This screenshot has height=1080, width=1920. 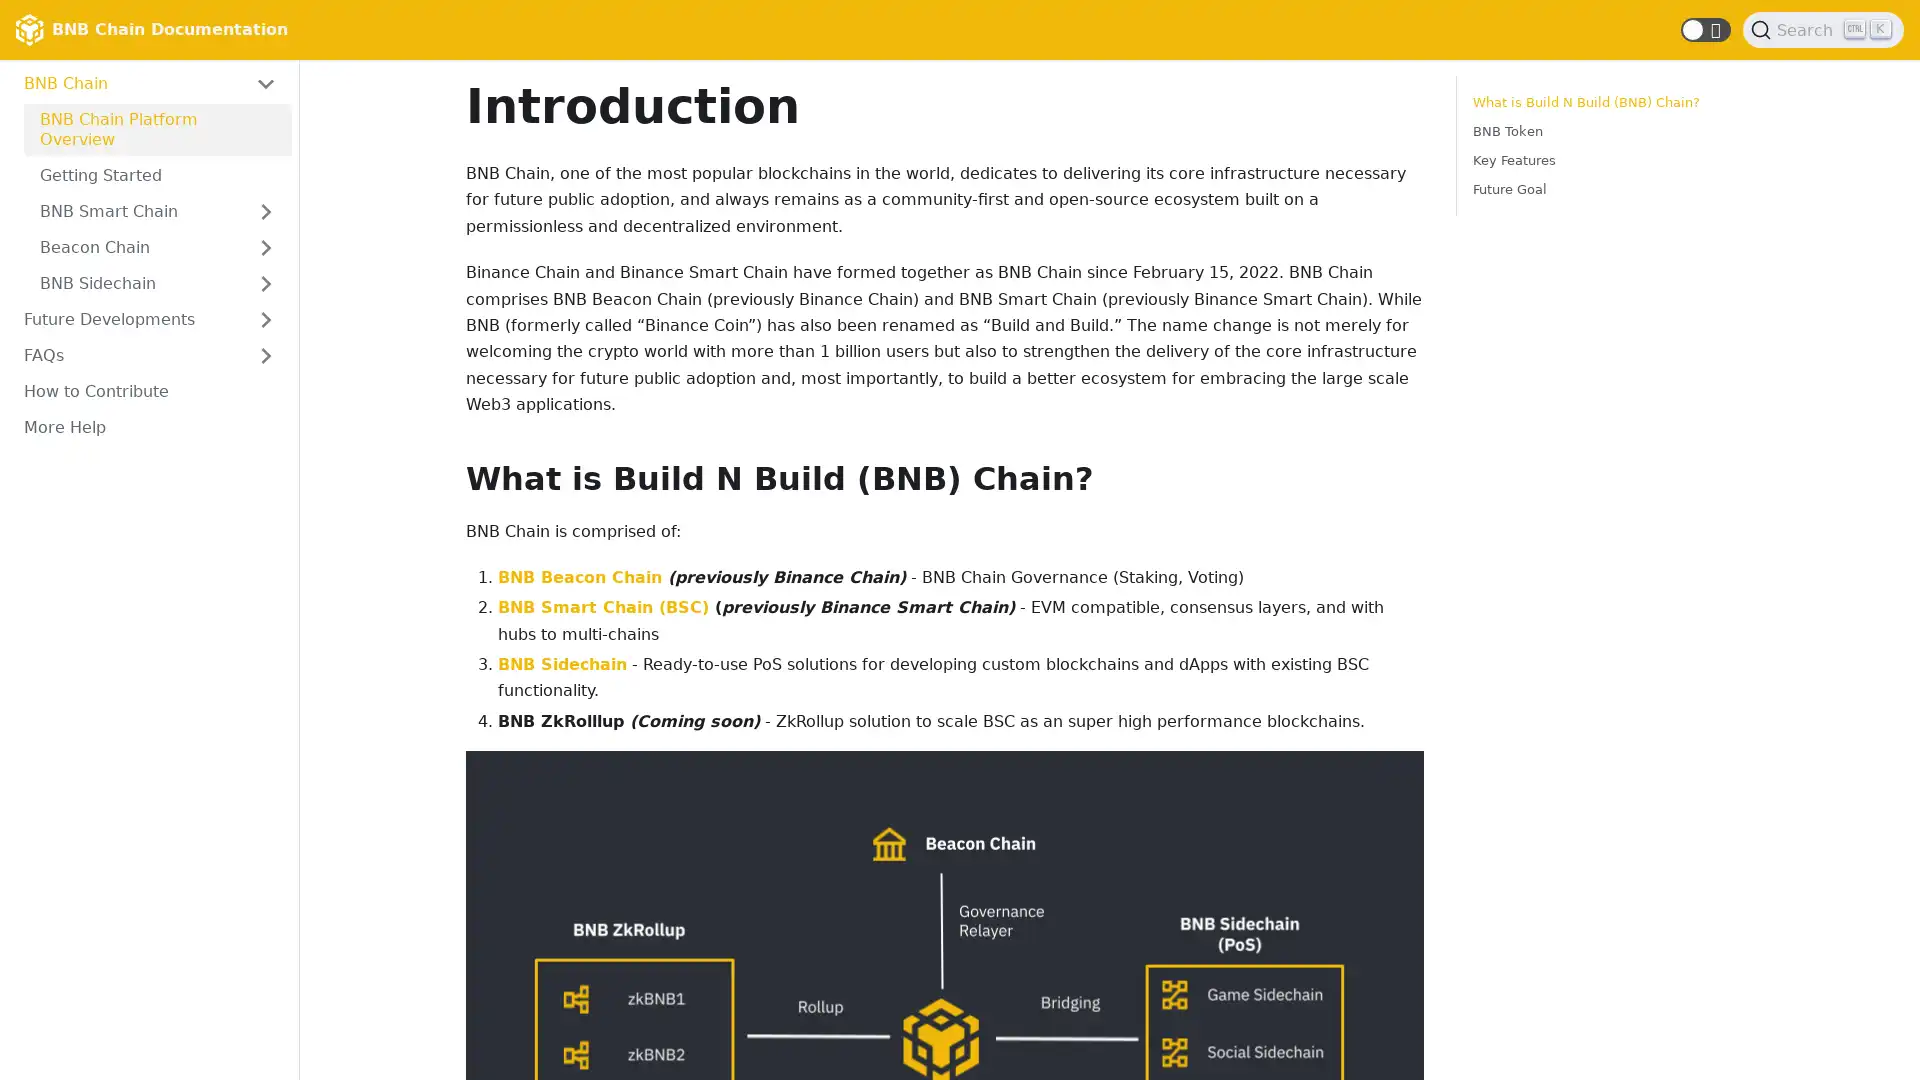 What do you see at coordinates (1823, 30) in the screenshot?
I see `Search` at bounding box center [1823, 30].